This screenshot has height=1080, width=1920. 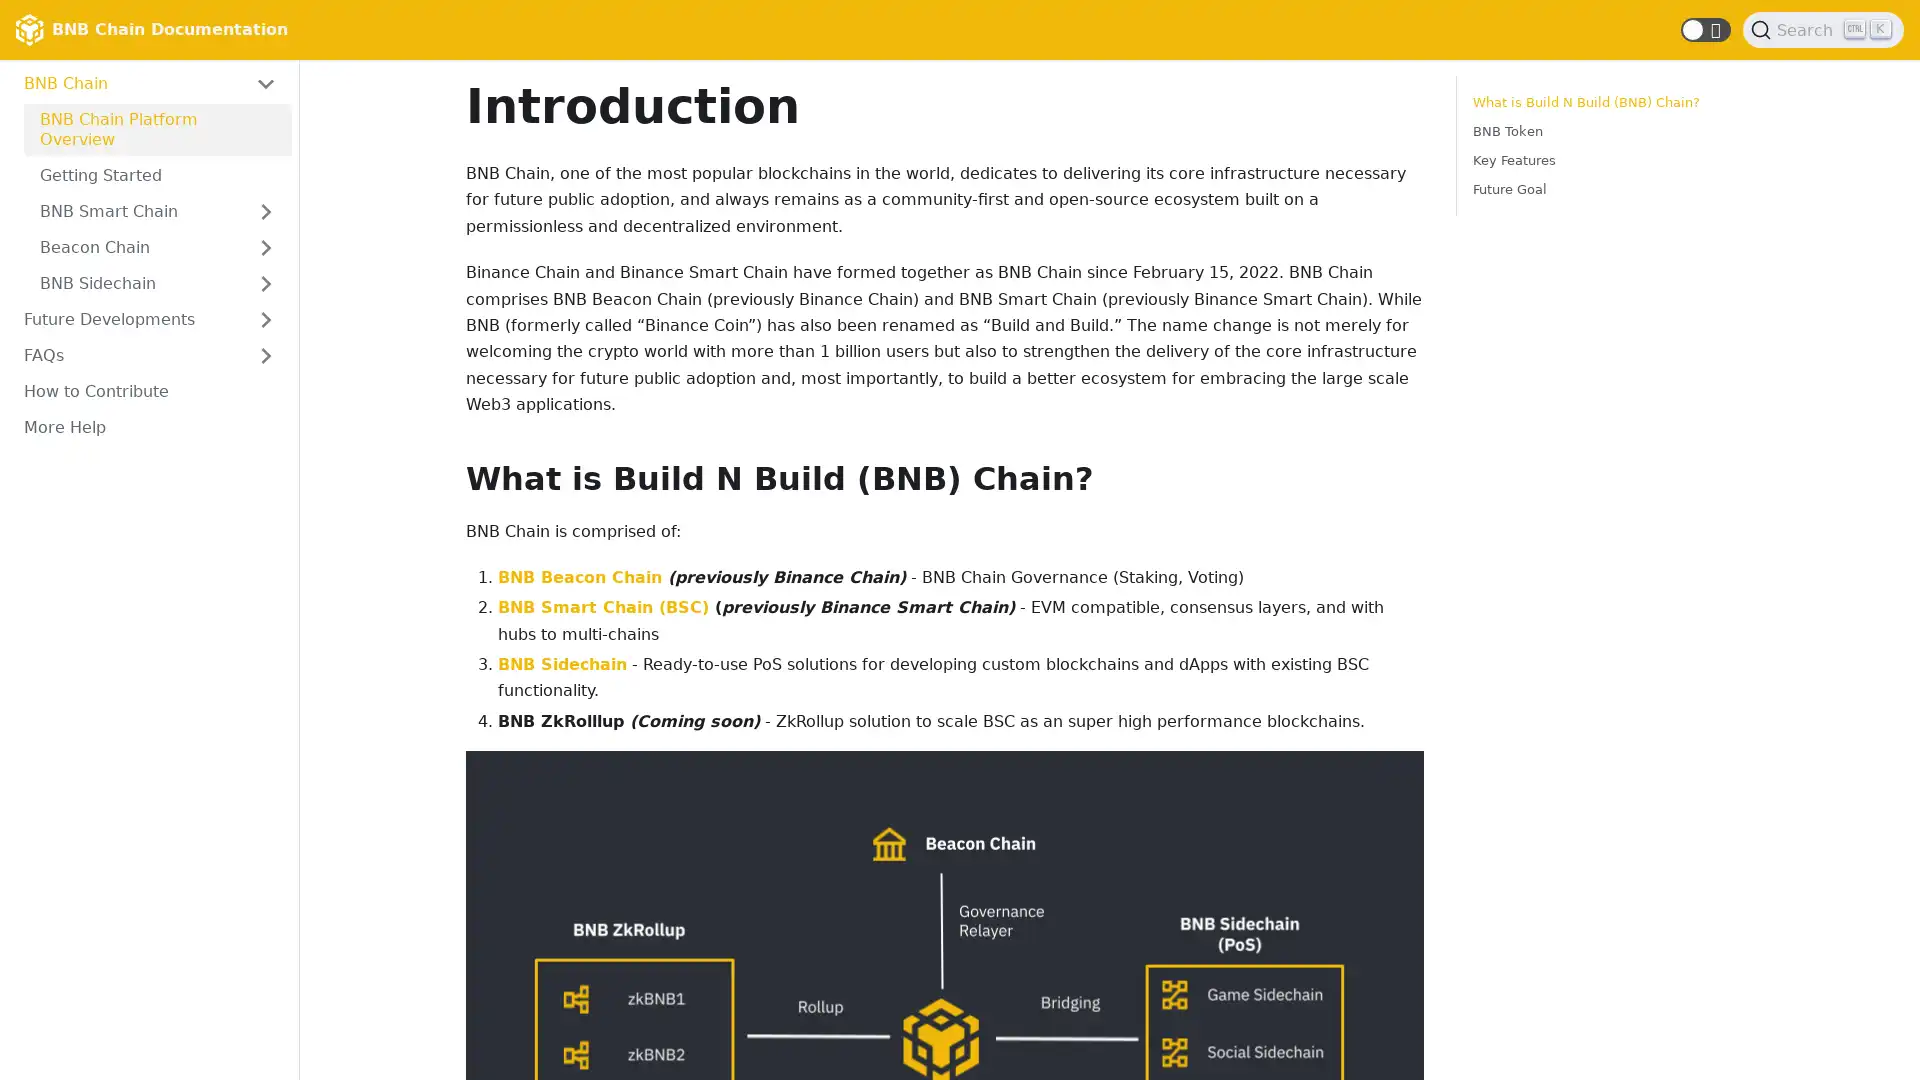 What do you see at coordinates (1823, 30) in the screenshot?
I see `Search` at bounding box center [1823, 30].